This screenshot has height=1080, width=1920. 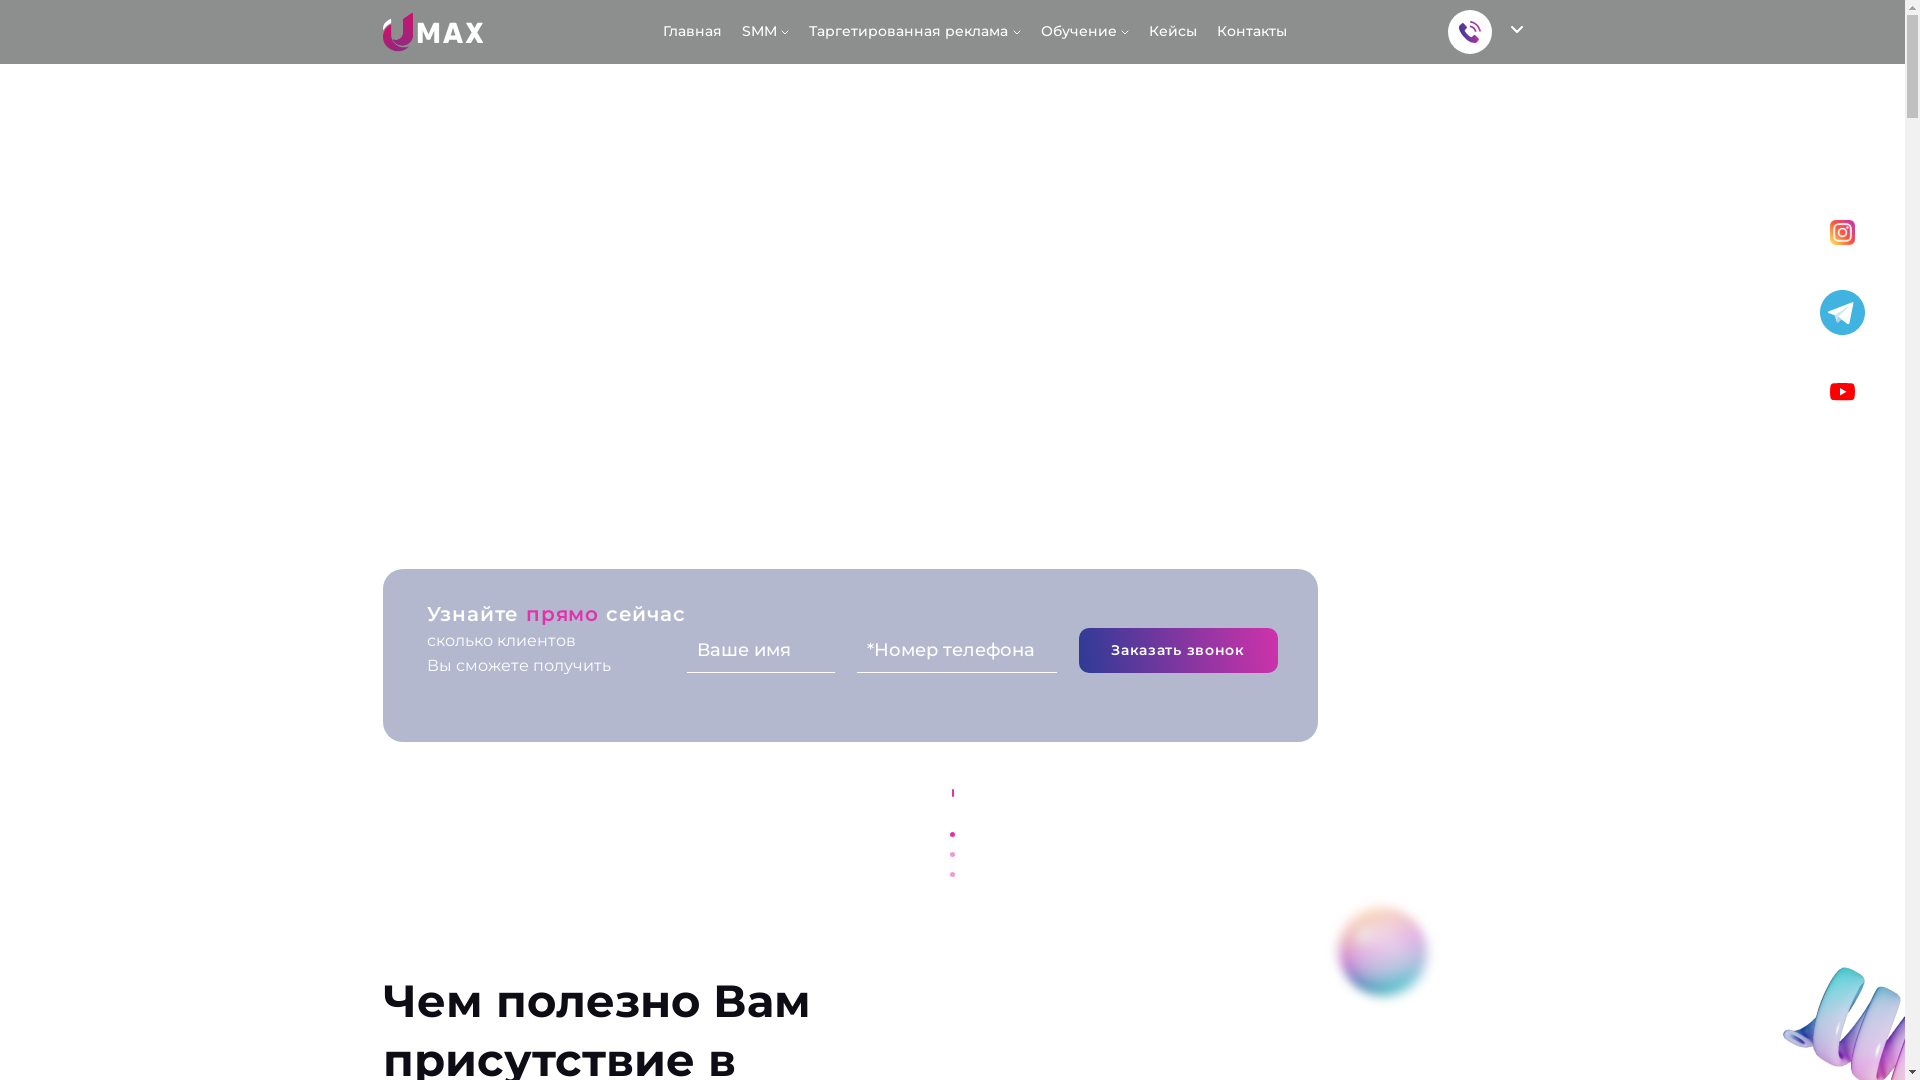 What do you see at coordinates (764, 31) in the screenshot?
I see `'SMM'` at bounding box center [764, 31].